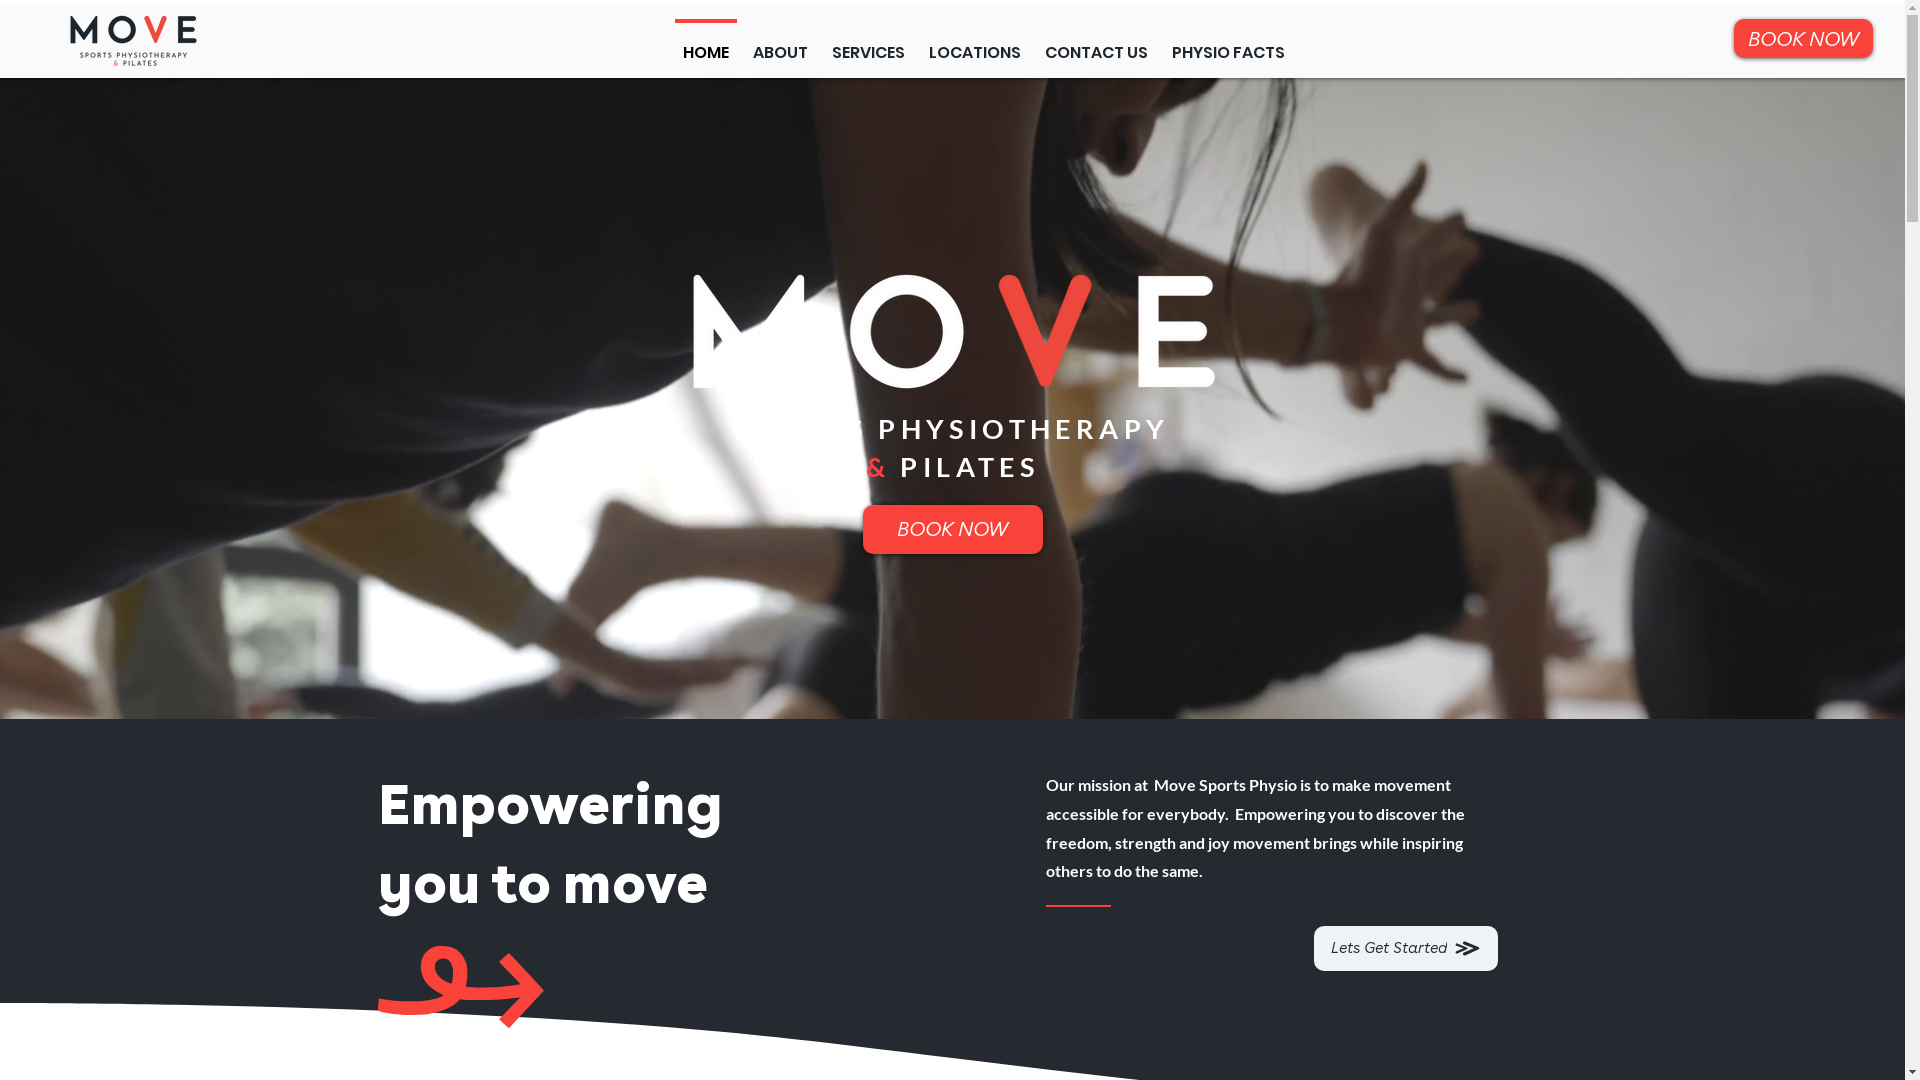  I want to click on 'SERVICES', so click(868, 43).